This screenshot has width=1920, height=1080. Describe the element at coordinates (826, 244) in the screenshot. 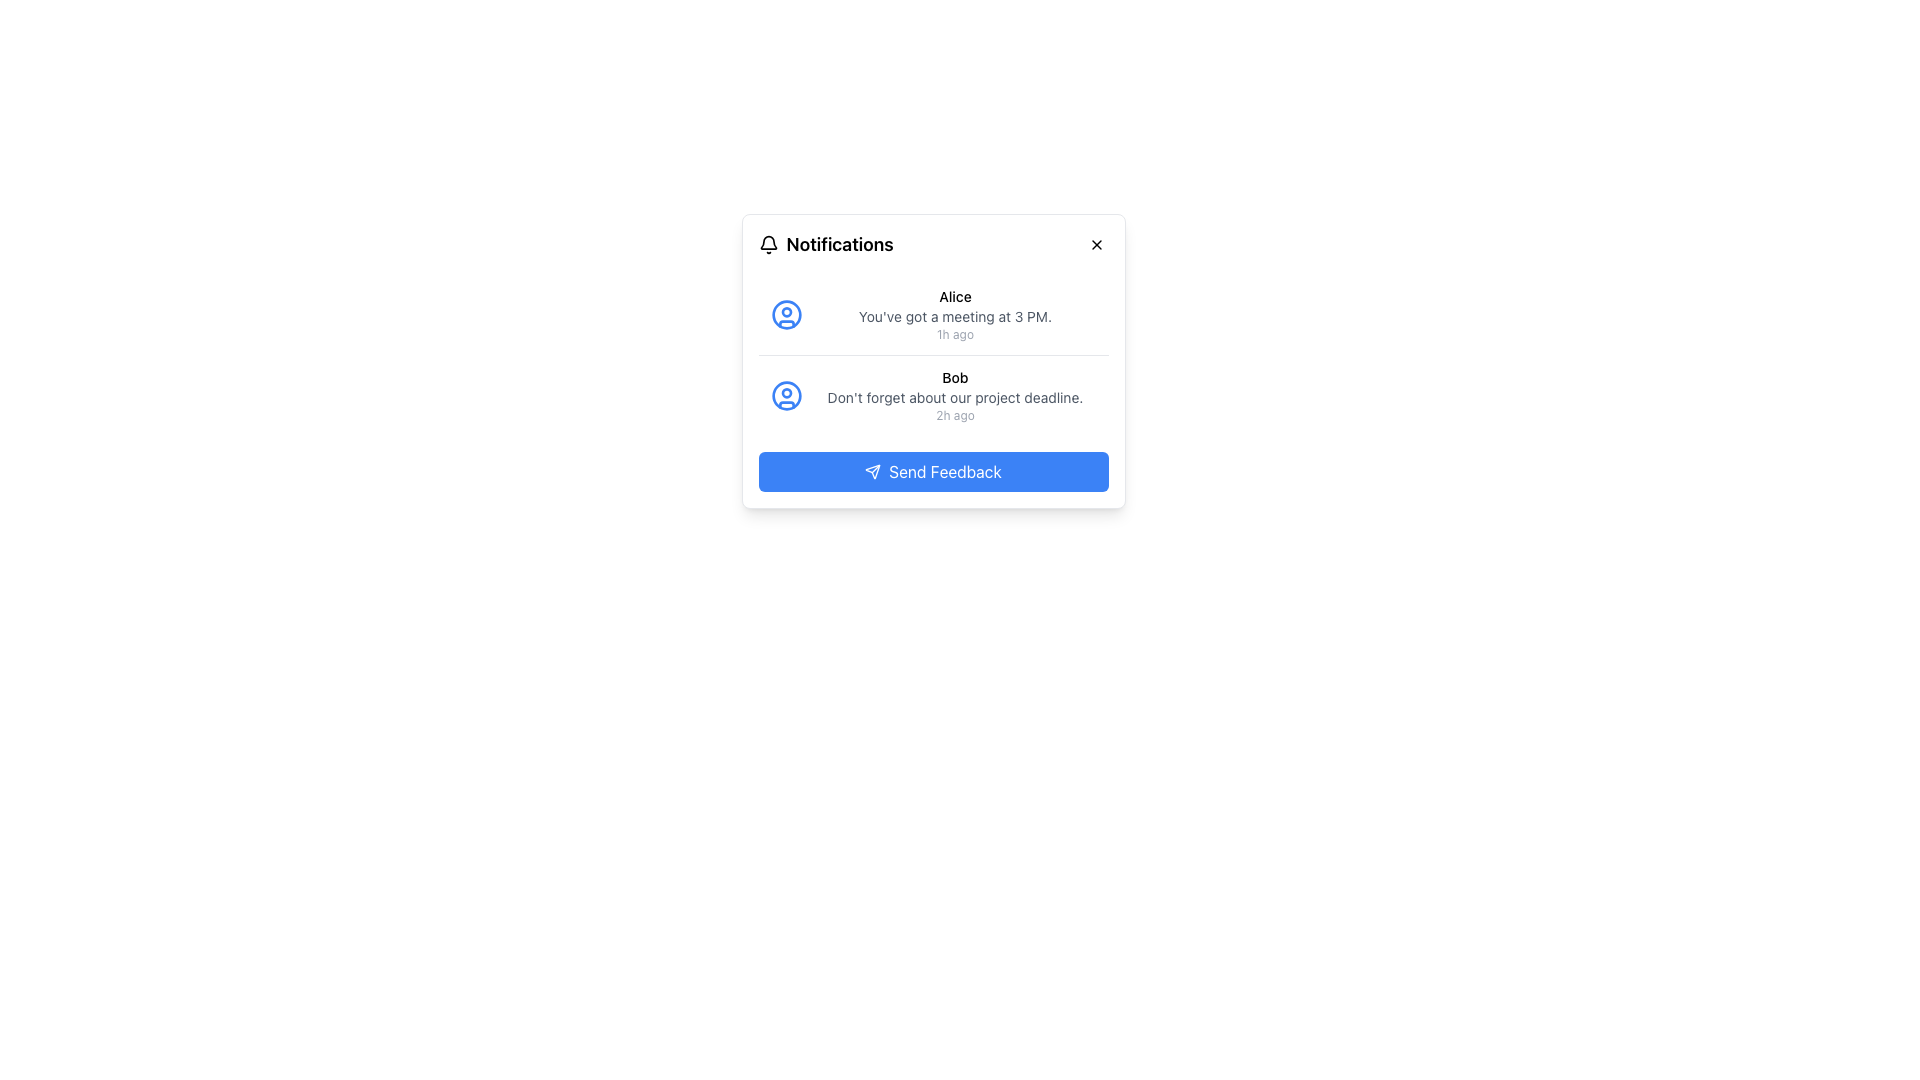

I see `the notification section heading text label, which identifies the content below as notifications and is located at the top-left corner of the notification card` at that location.